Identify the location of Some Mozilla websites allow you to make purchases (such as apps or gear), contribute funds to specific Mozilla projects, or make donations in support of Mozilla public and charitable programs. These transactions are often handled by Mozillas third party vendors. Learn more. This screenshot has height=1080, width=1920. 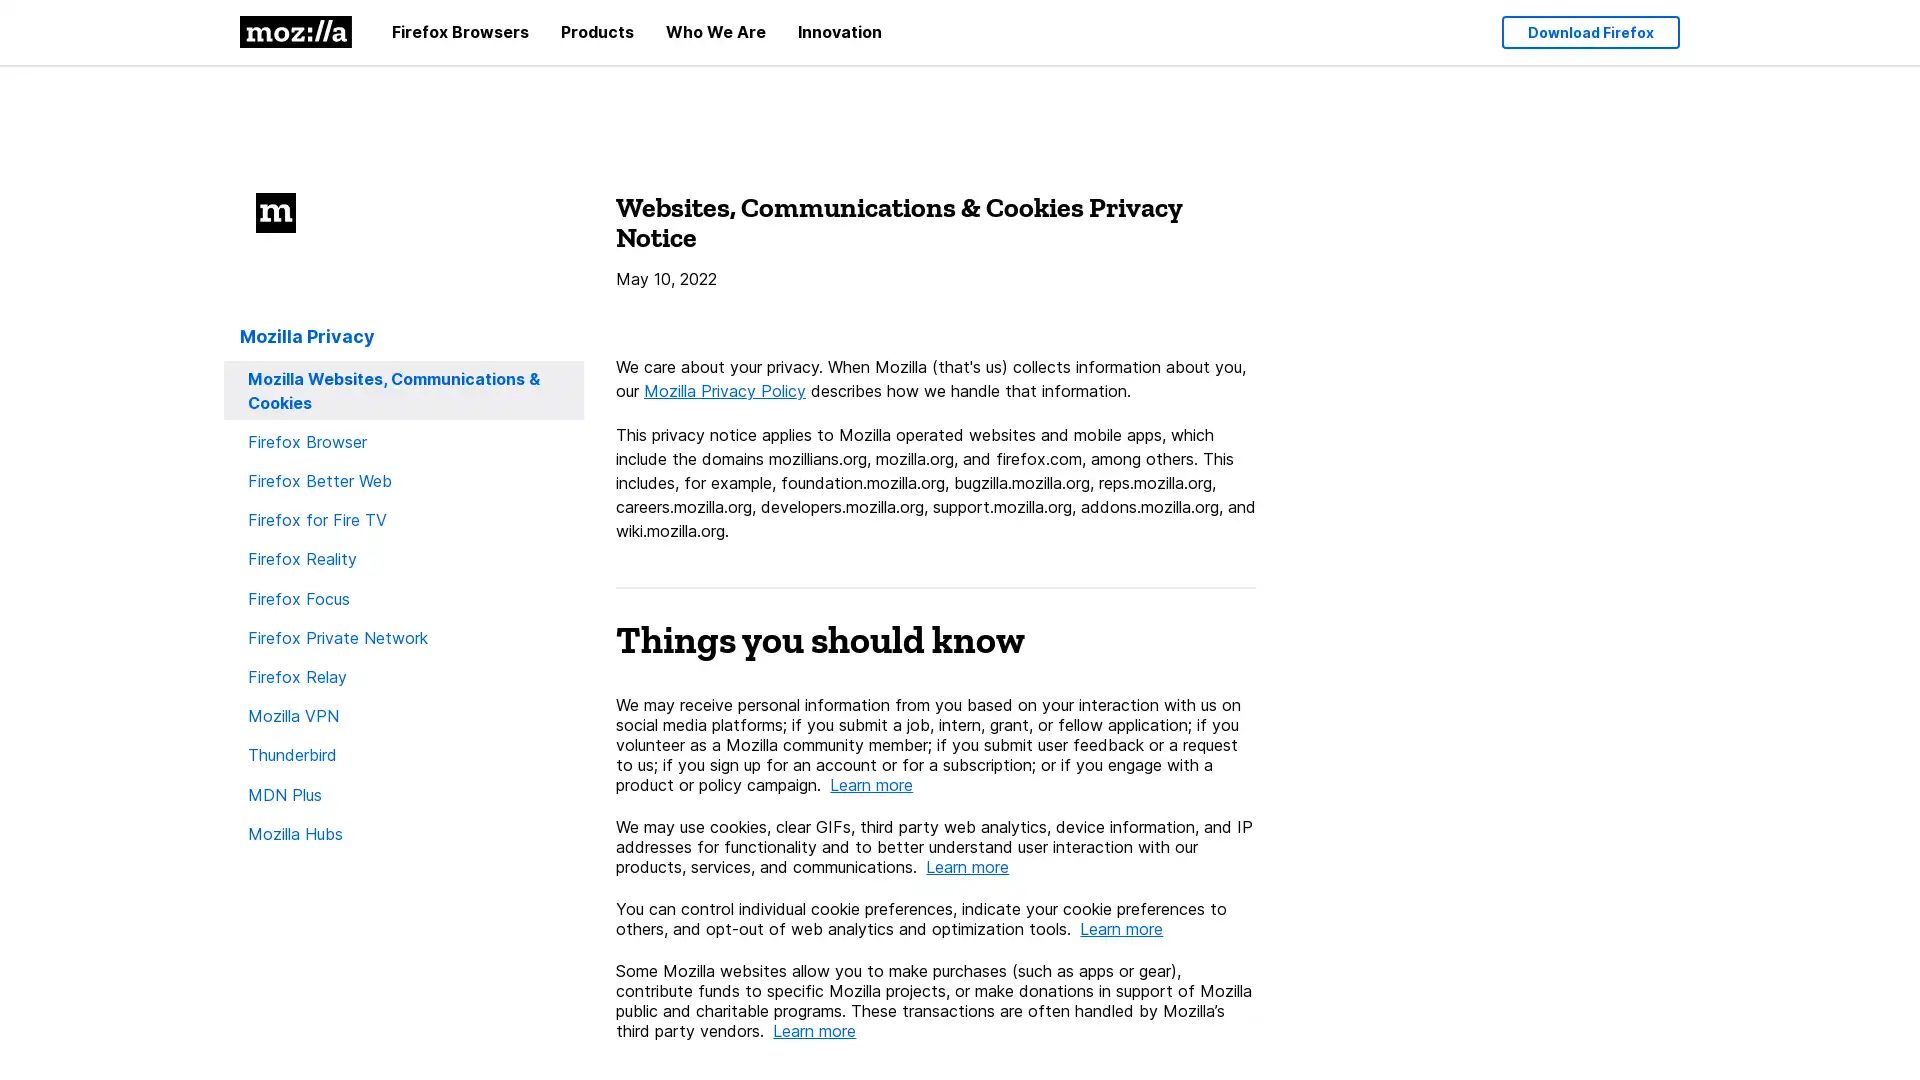
(935, 999).